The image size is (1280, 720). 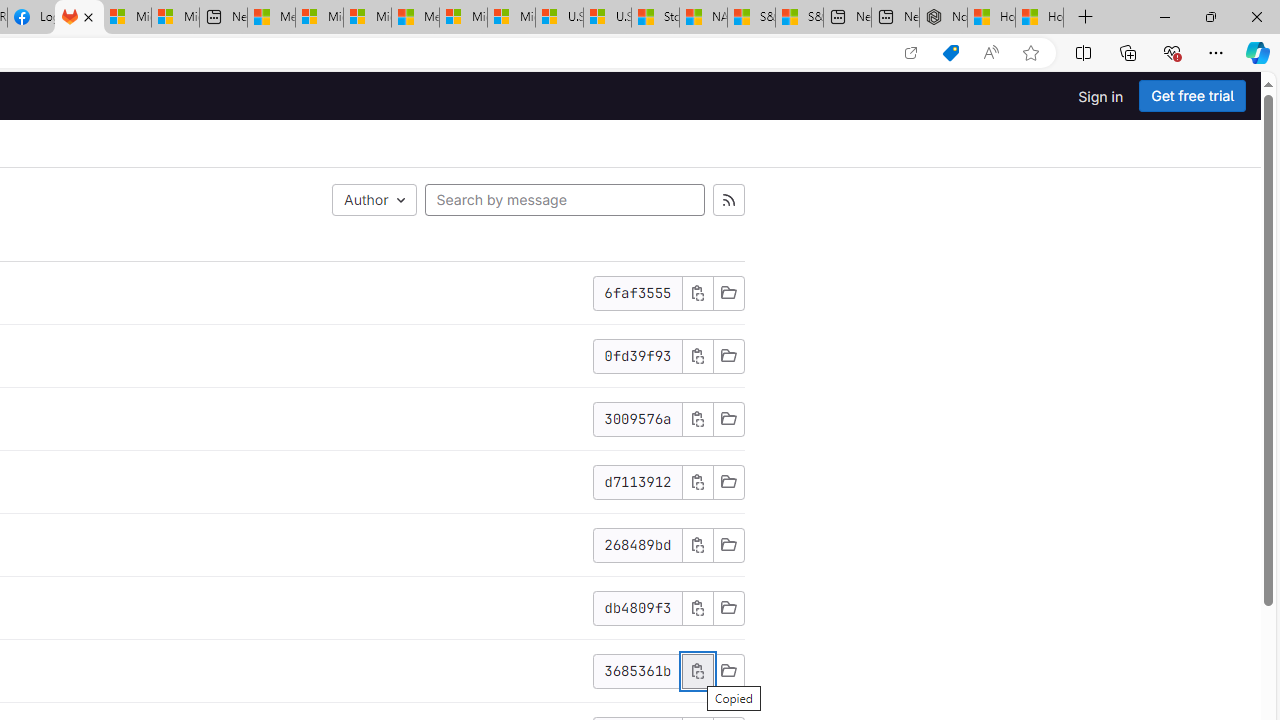 What do you see at coordinates (697, 606) in the screenshot?
I see `'Copy commit SHA'` at bounding box center [697, 606].